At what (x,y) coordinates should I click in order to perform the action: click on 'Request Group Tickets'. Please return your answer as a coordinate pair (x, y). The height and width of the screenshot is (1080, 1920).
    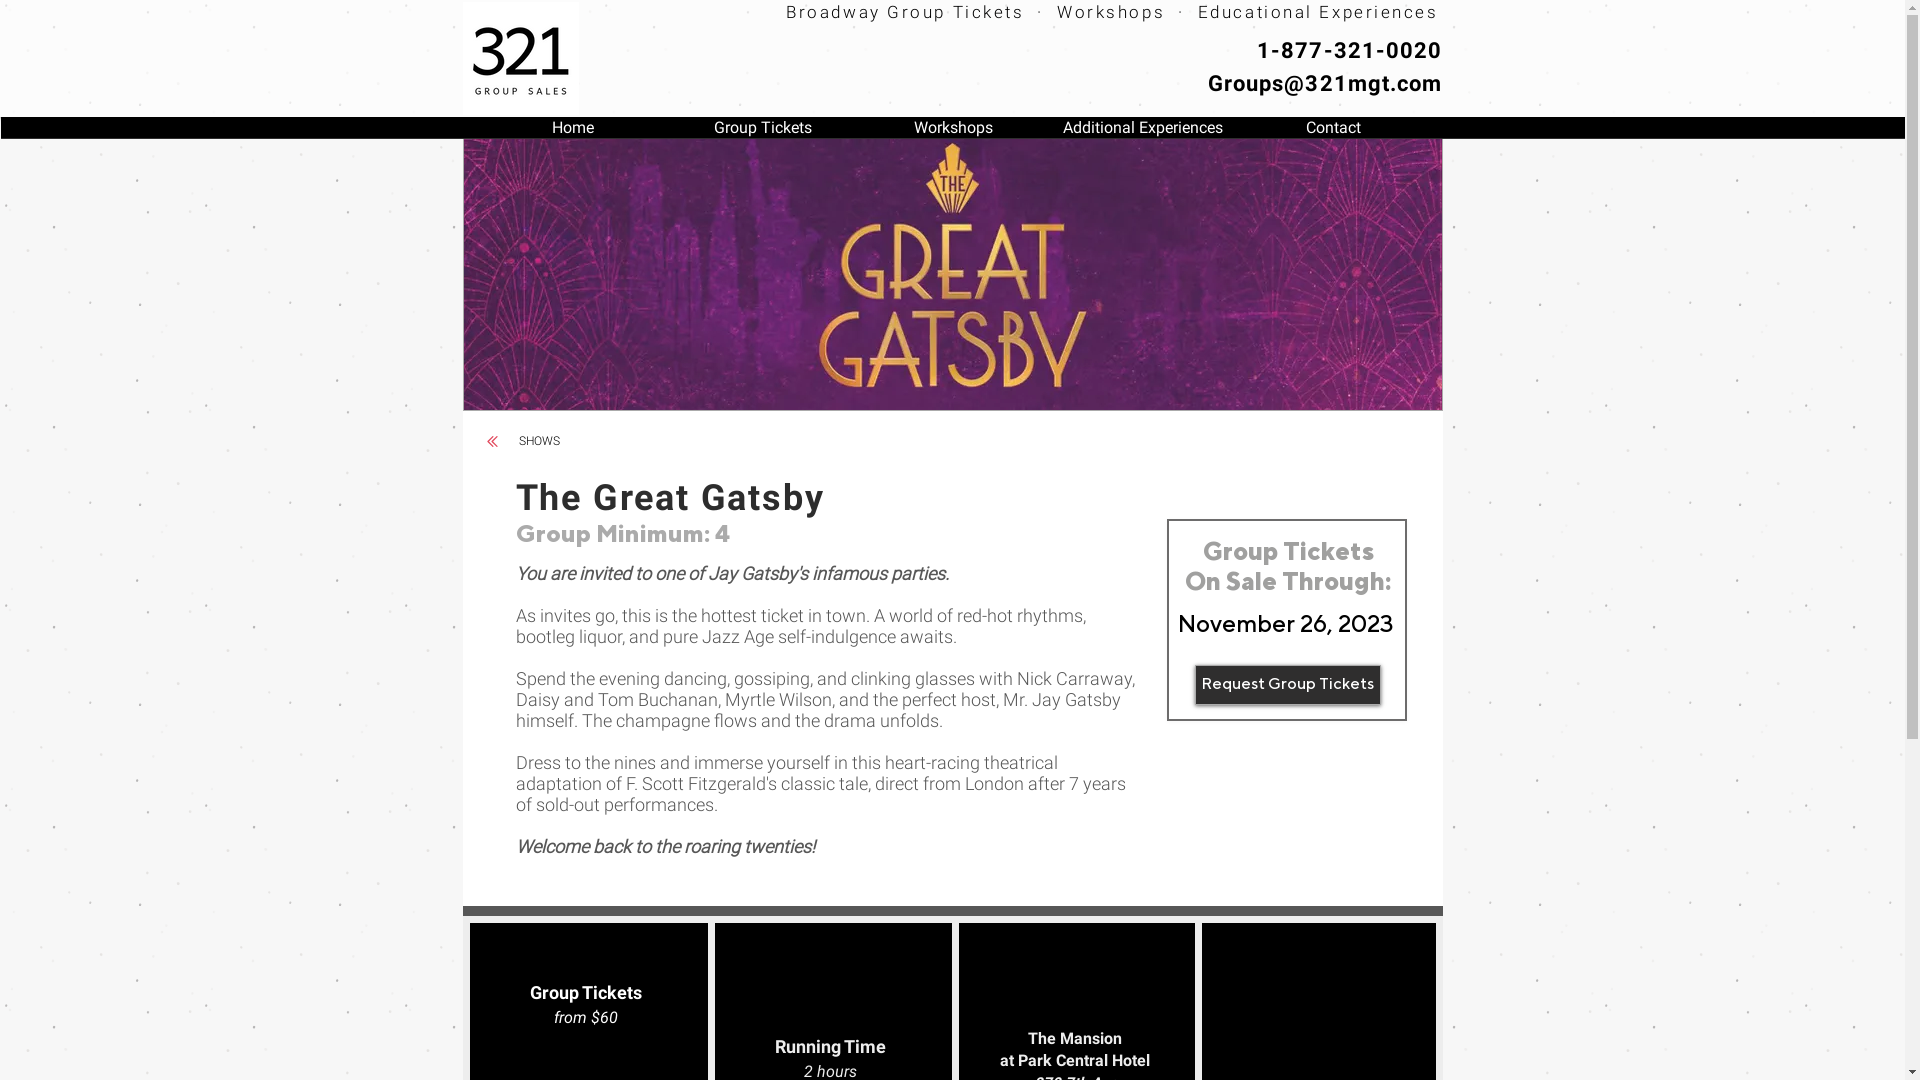
    Looking at the image, I should click on (1194, 684).